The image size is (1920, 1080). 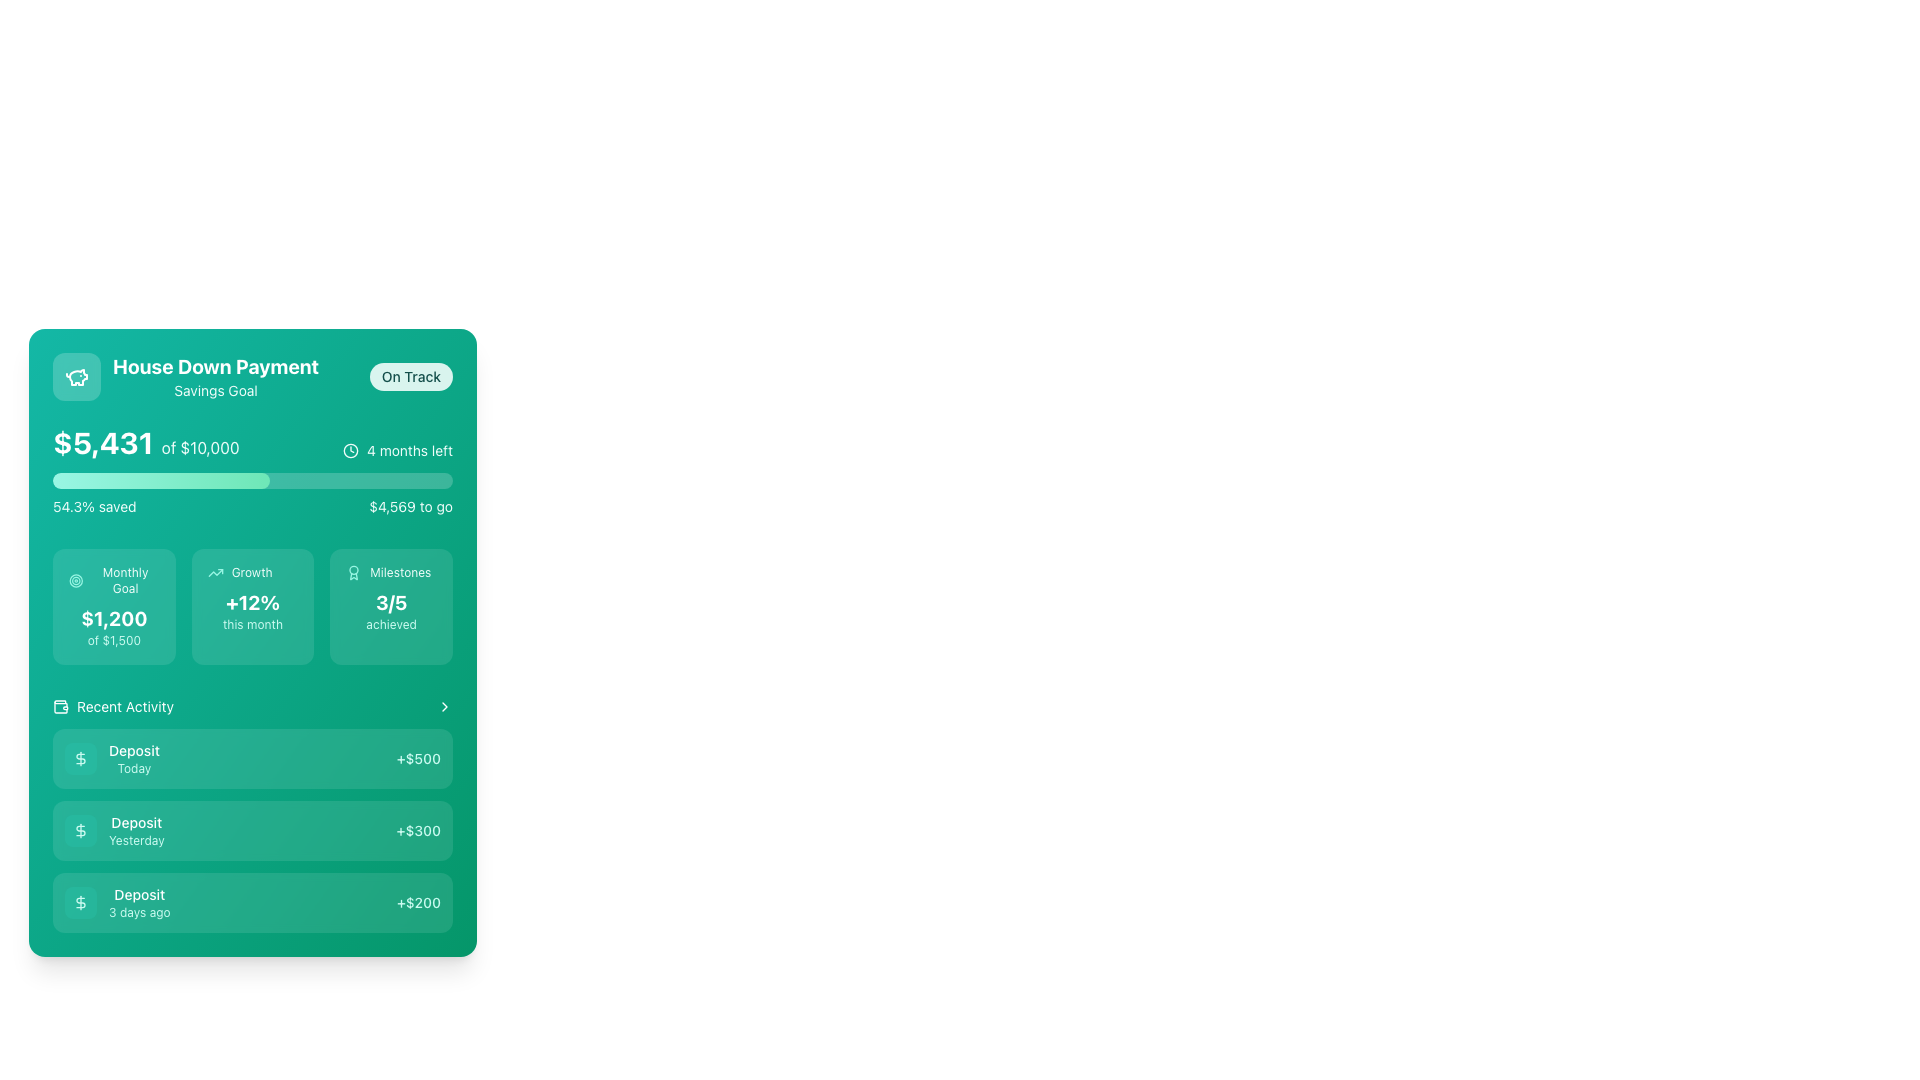 I want to click on the financial icon located in the 'Recent Activity' section next to 'Deposit Today', so click(x=80, y=902).